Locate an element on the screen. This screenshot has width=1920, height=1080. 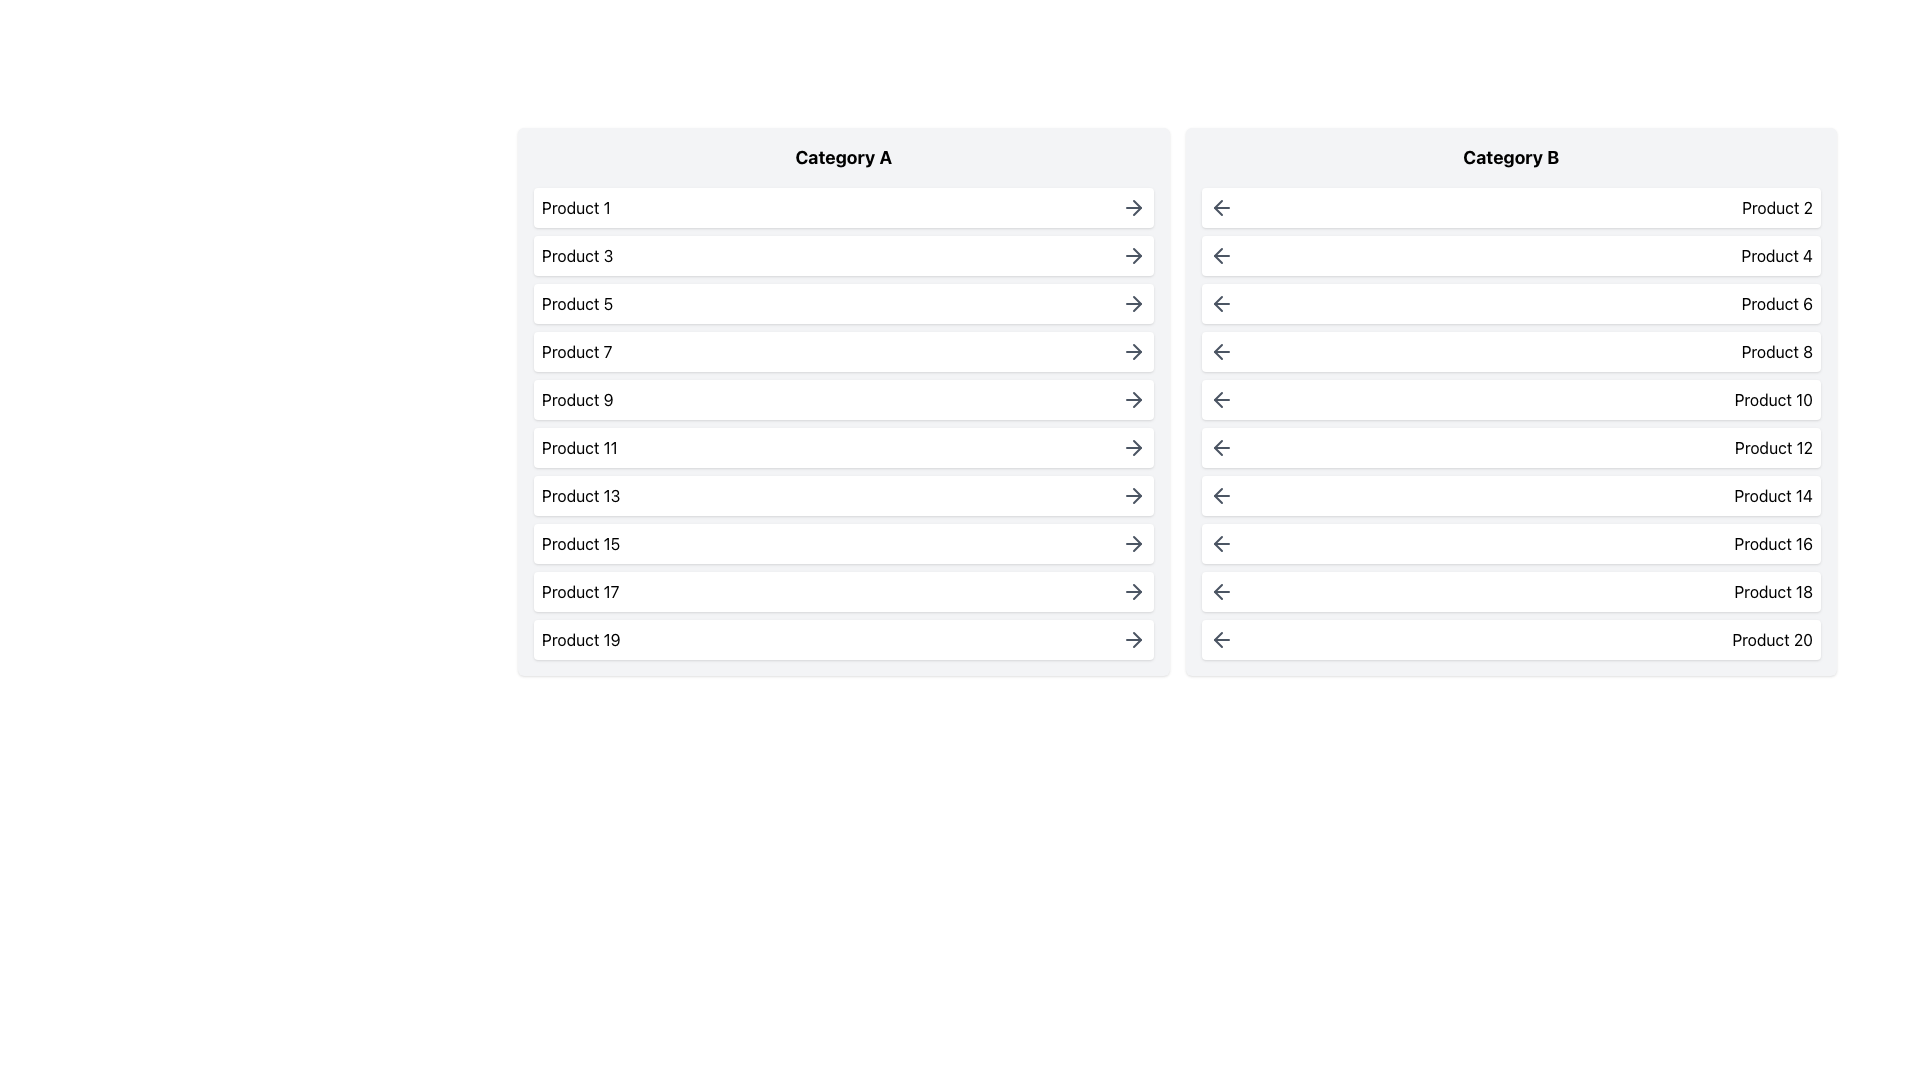
the right-pointing arrow button in the 'Category A' section, located at the end of the row for 'Product 1', to trigger the color change effect is located at coordinates (1133, 208).